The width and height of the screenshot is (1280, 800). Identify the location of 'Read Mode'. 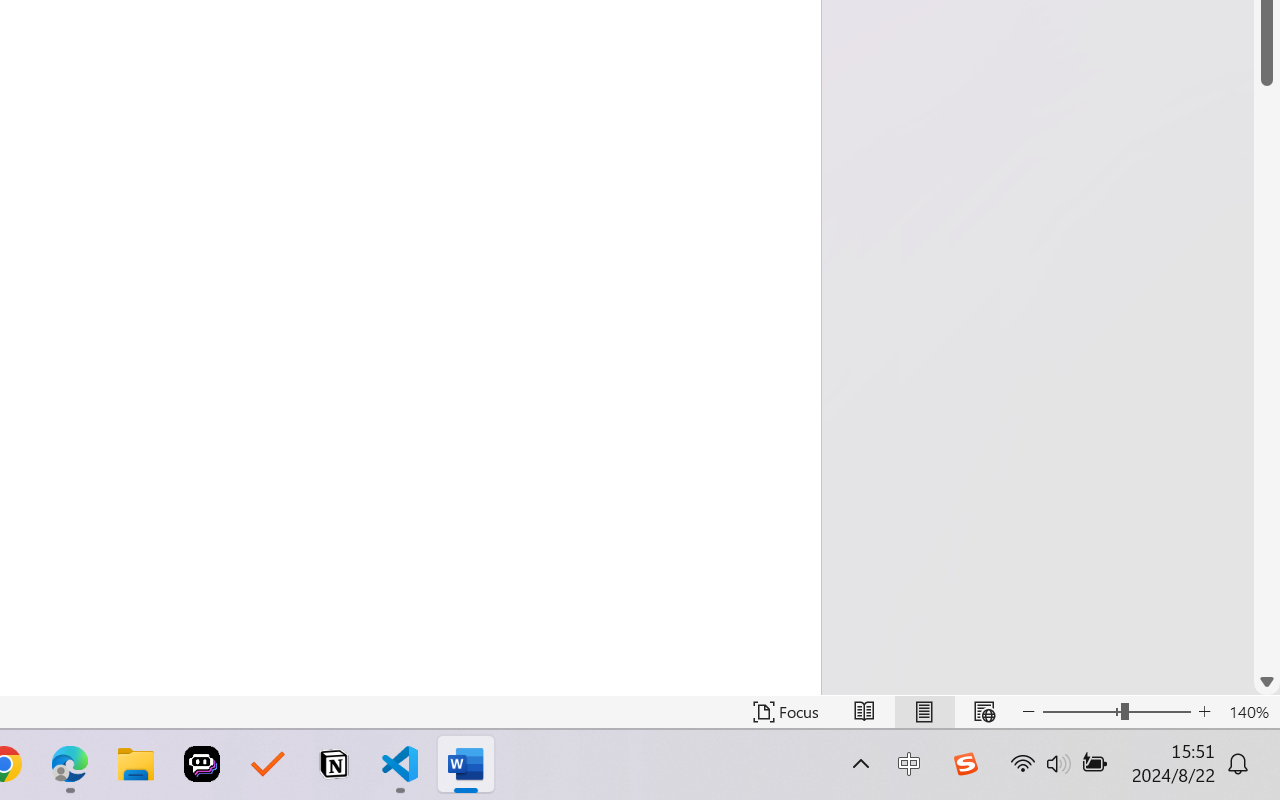
(864, 711).